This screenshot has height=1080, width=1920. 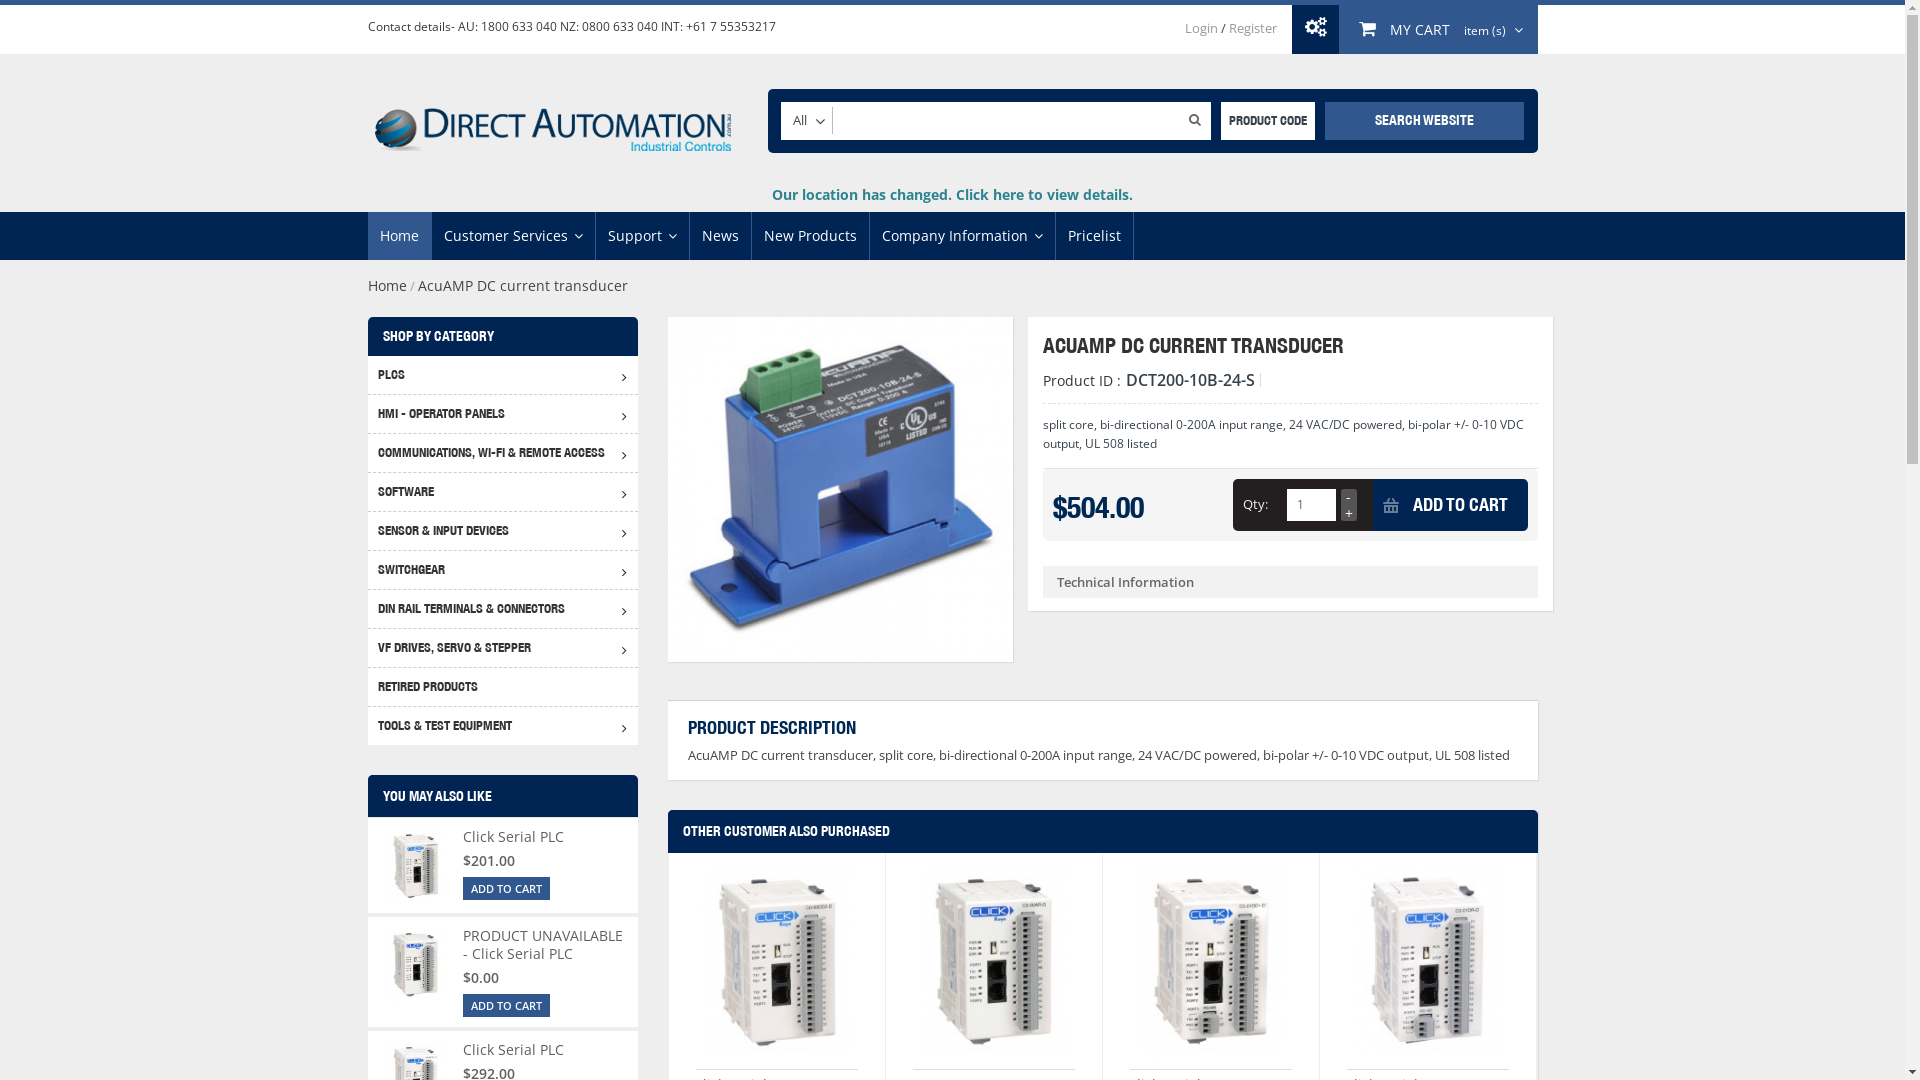 I want to click on 'Click Serial PLC', so click(x=414, y=864).